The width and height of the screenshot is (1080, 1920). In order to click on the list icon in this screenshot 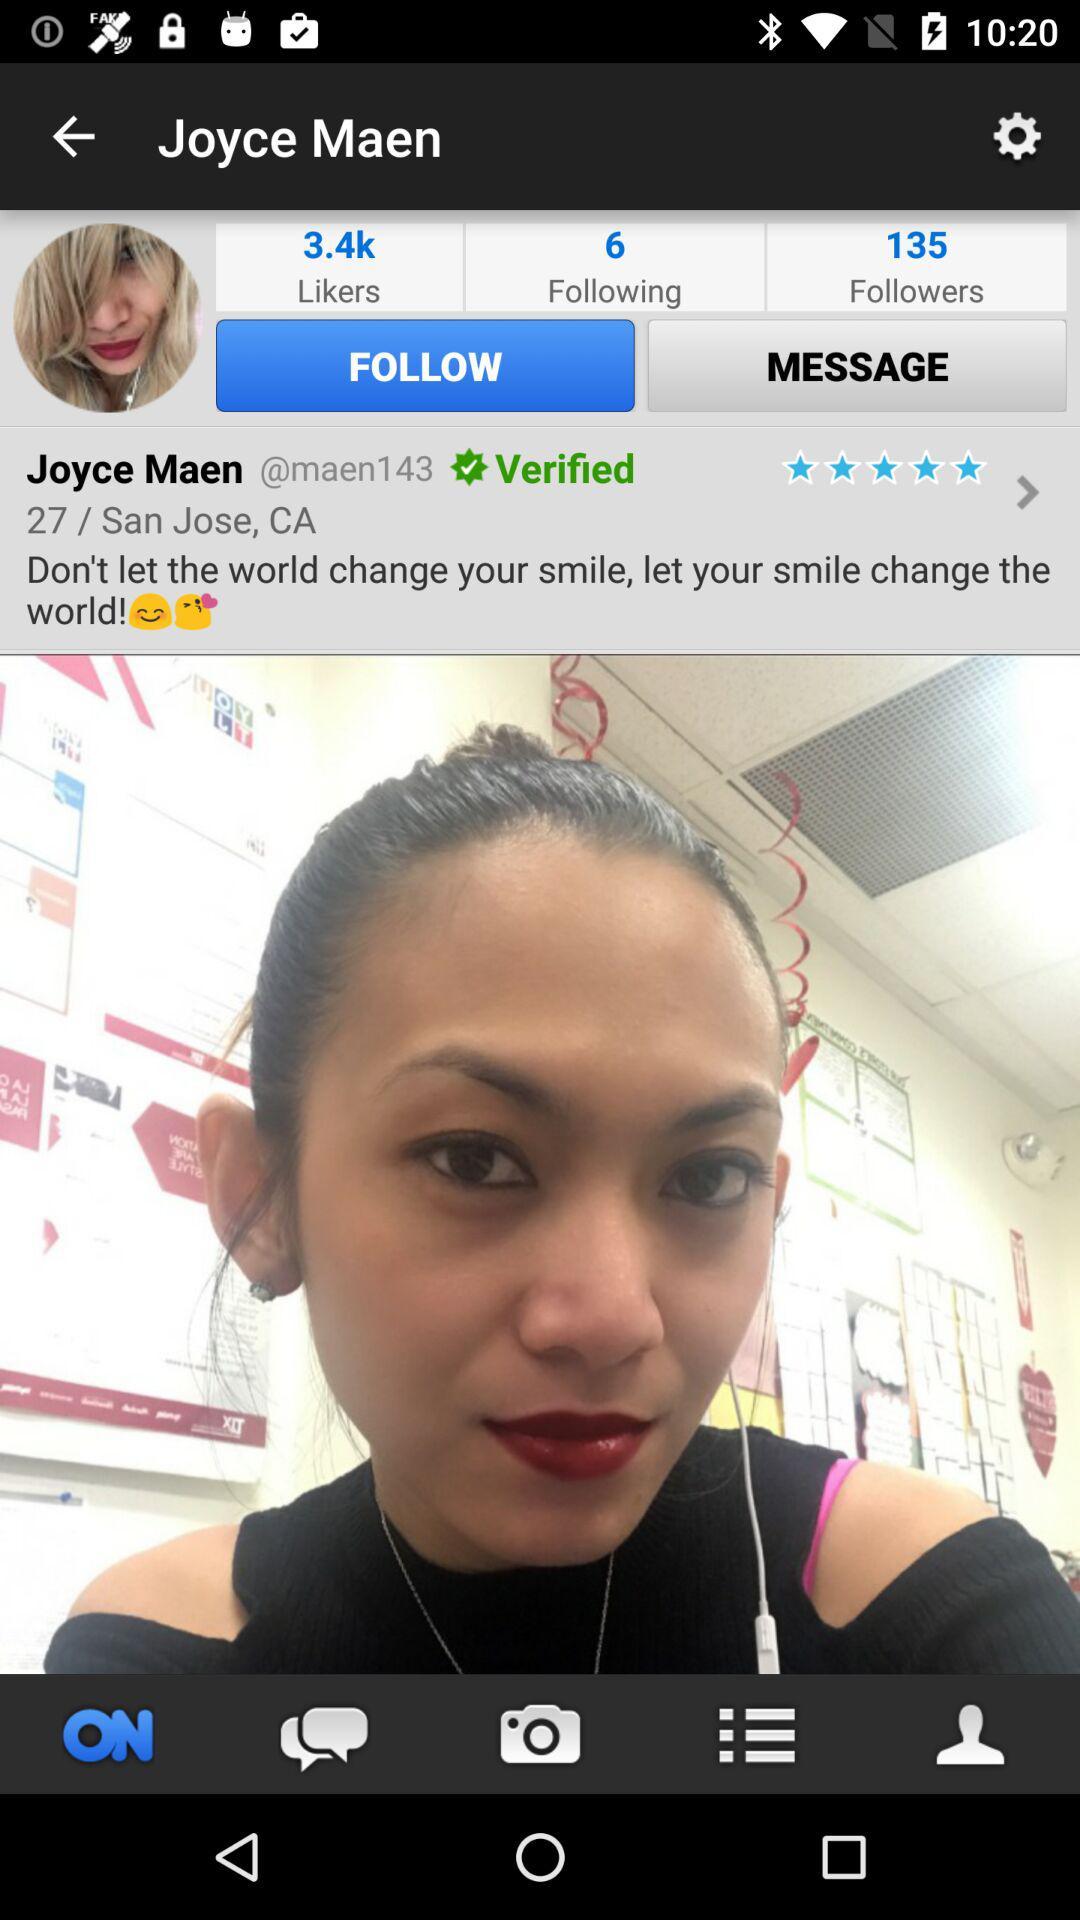, I will do `click(756, 1733)`.